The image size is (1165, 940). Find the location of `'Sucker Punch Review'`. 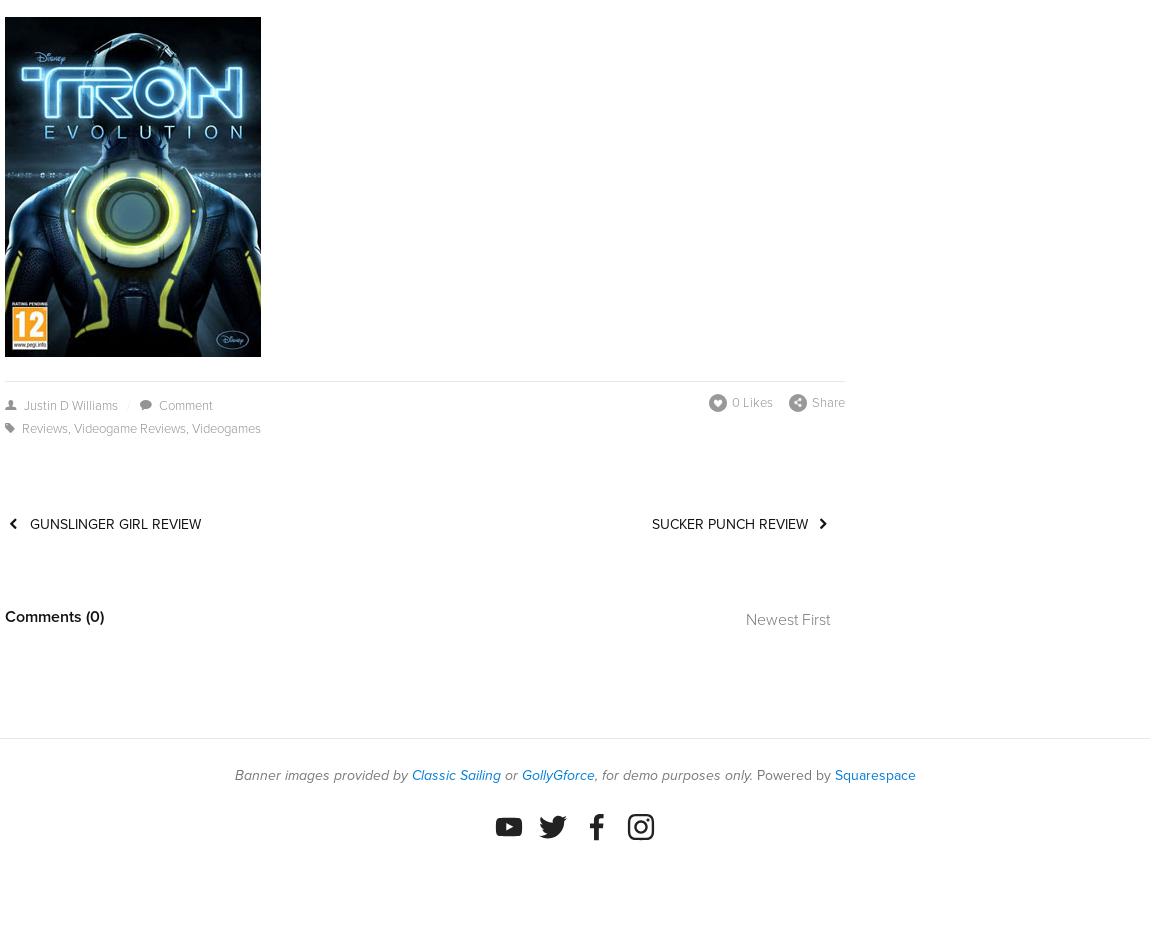

'Sucker Punch Review' is located at coordinates (728, 523).